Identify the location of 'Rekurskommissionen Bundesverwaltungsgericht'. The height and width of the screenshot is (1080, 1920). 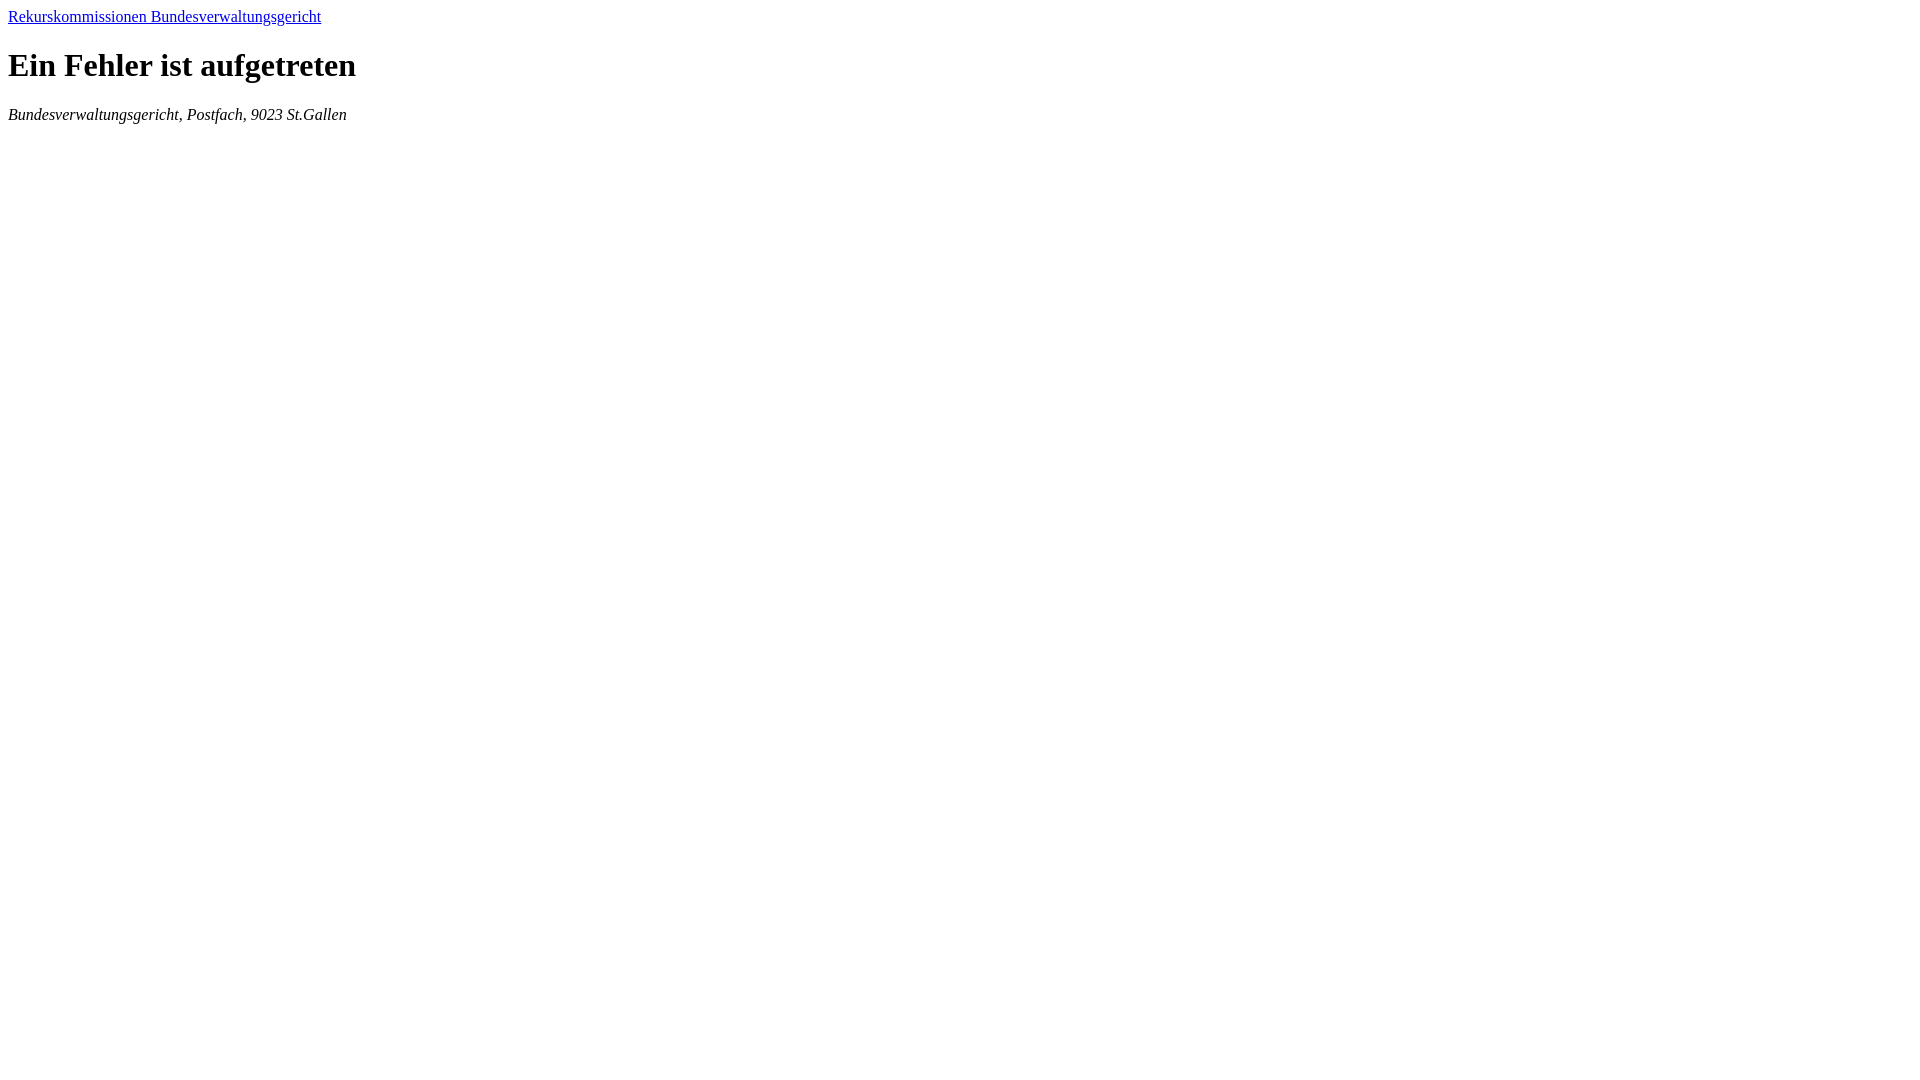
(164, 16).